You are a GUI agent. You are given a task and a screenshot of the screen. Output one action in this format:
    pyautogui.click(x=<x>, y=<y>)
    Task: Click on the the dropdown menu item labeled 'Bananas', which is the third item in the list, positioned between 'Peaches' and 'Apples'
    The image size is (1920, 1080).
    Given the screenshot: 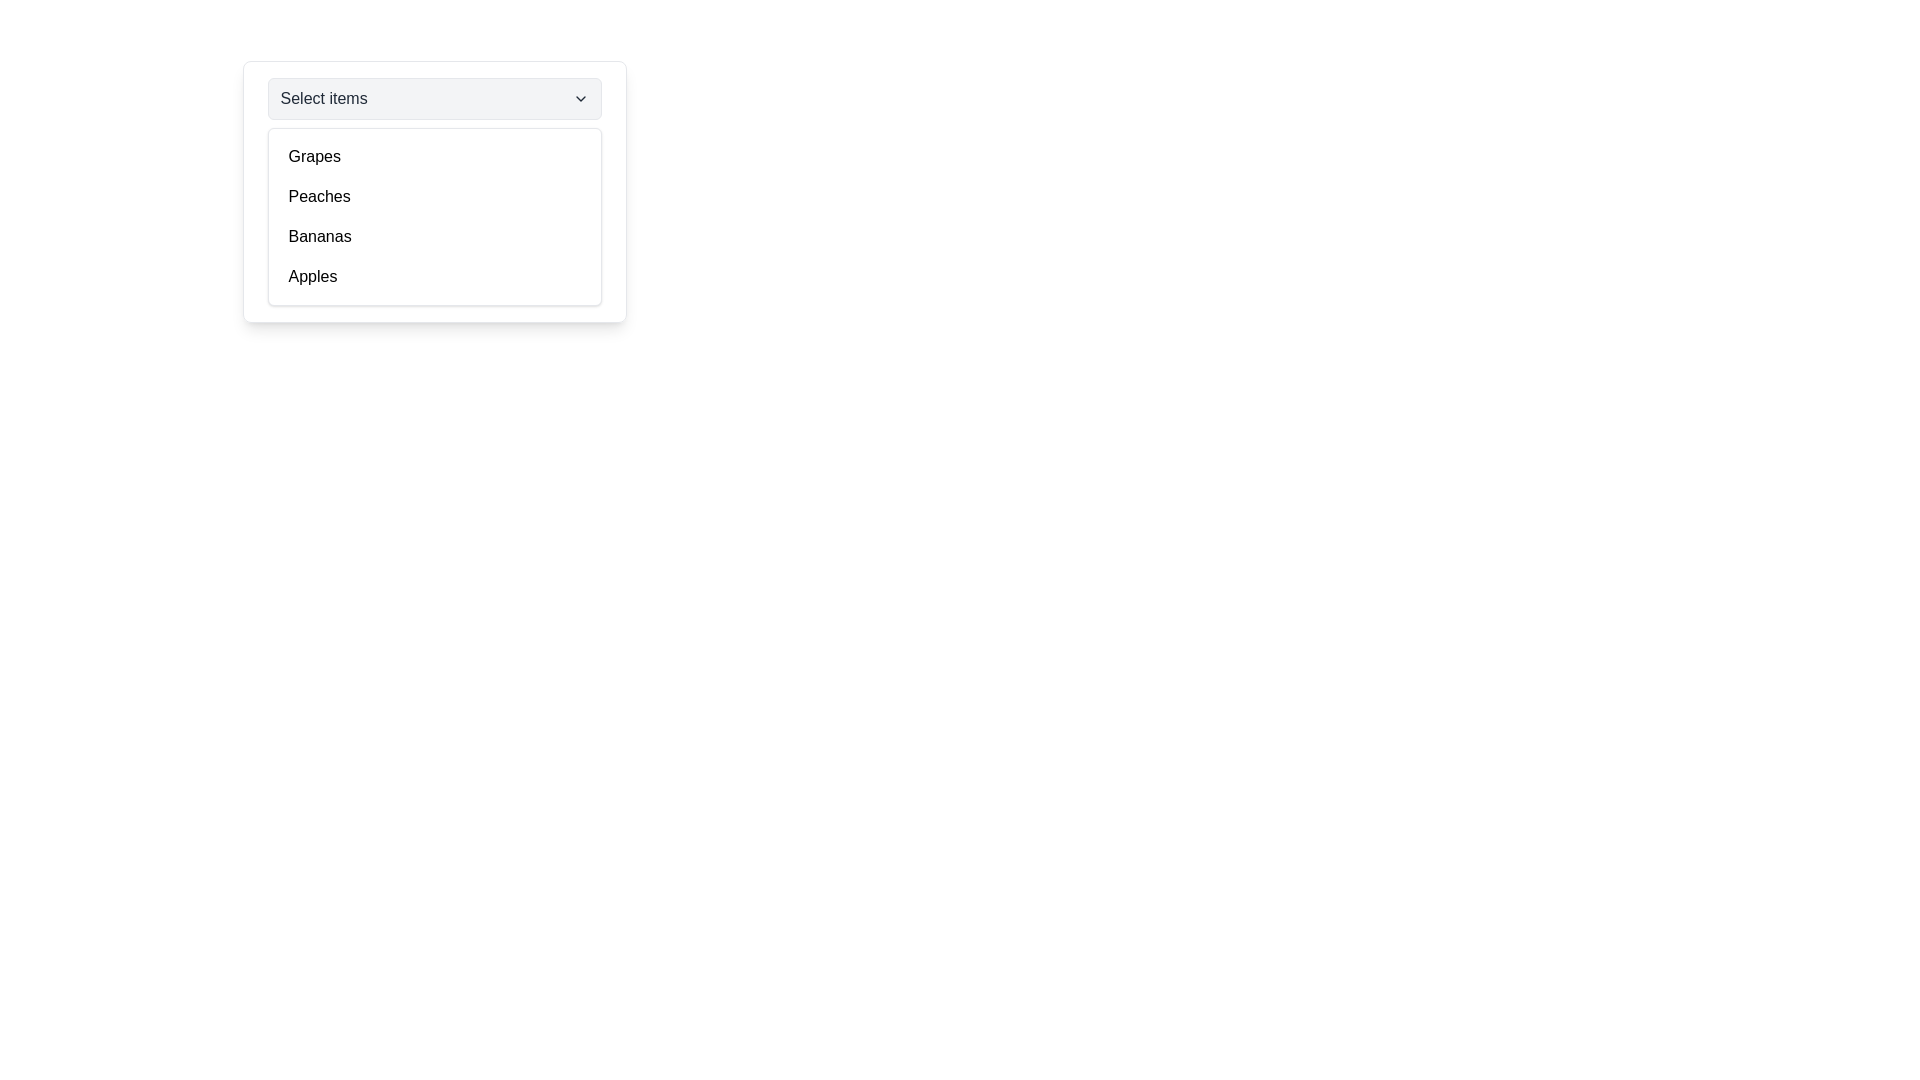 What is the action you would take?
    pyautogui.click(x=433, y=235)
    